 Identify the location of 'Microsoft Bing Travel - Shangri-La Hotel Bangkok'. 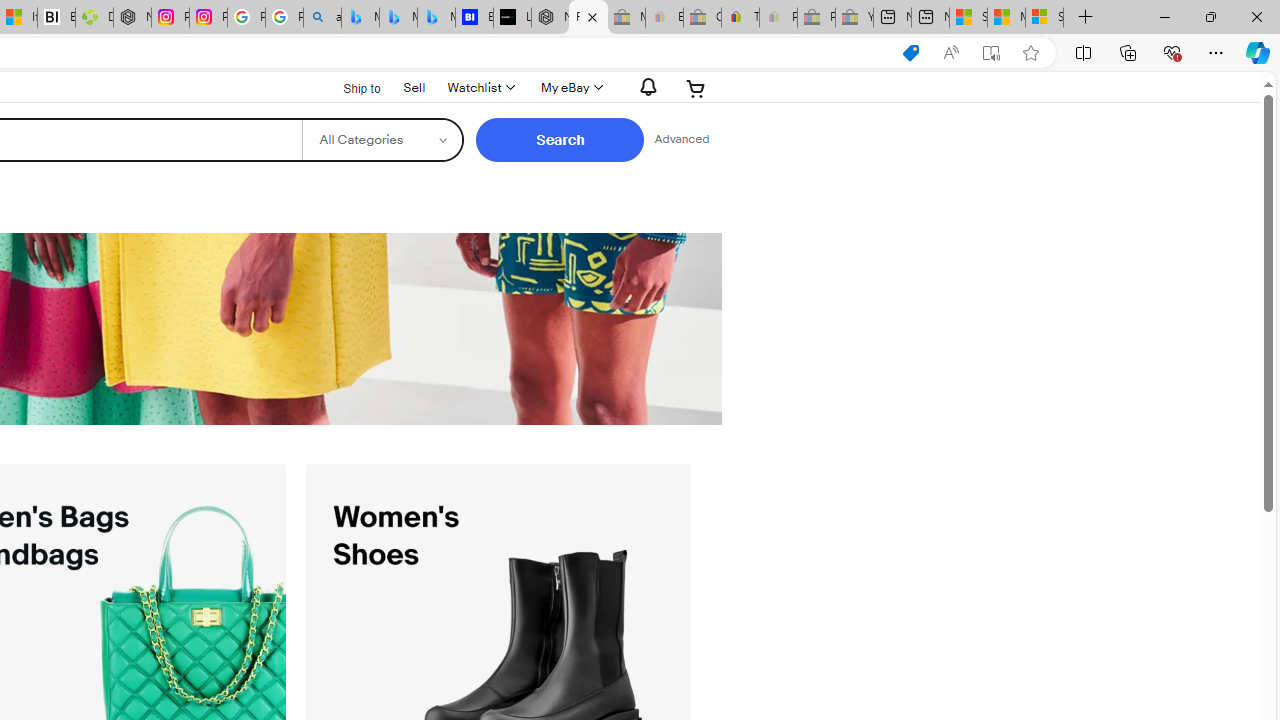
(435, 17).